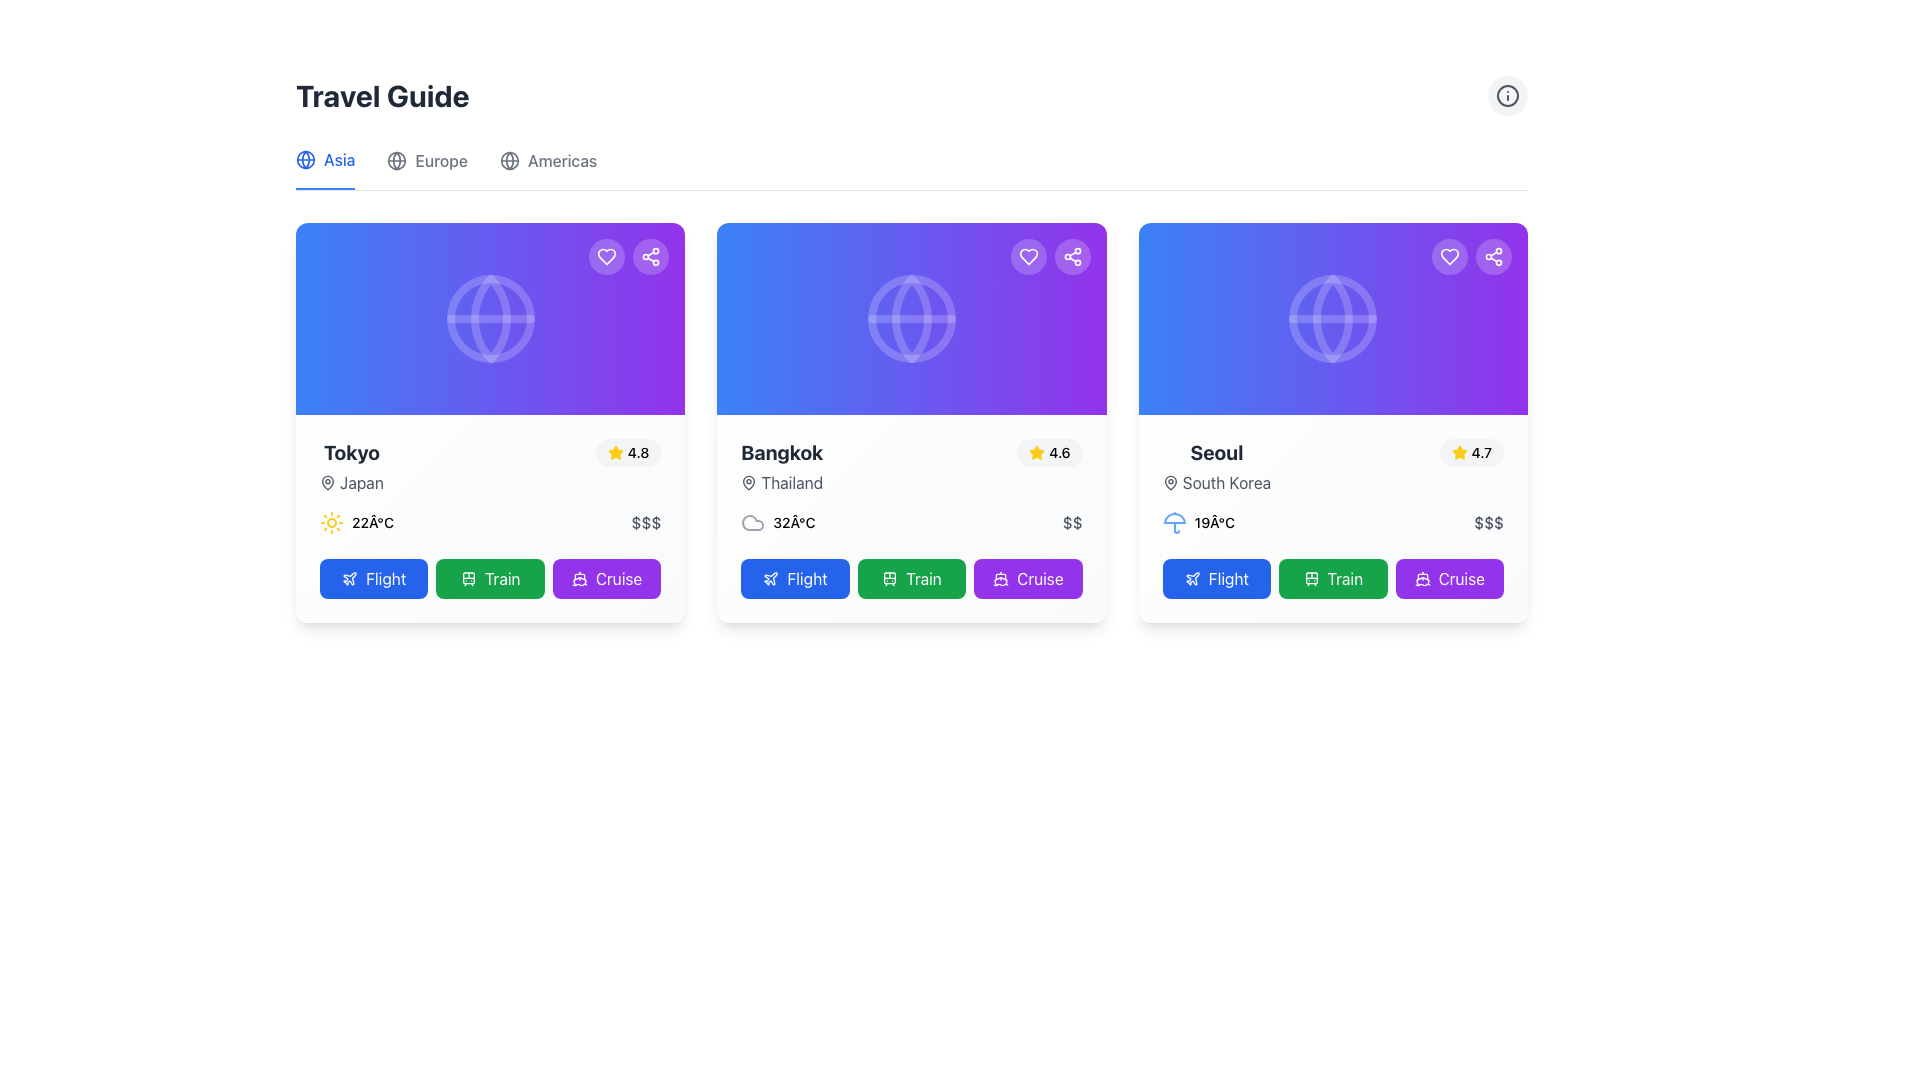  Describe the element at coordinates (606, 578) in the screenshot. I see `the 'Cruise' button, which has a purple background with white text and a ship icon, located at the bottom of the card labeled 'Tokyo'` at that location.